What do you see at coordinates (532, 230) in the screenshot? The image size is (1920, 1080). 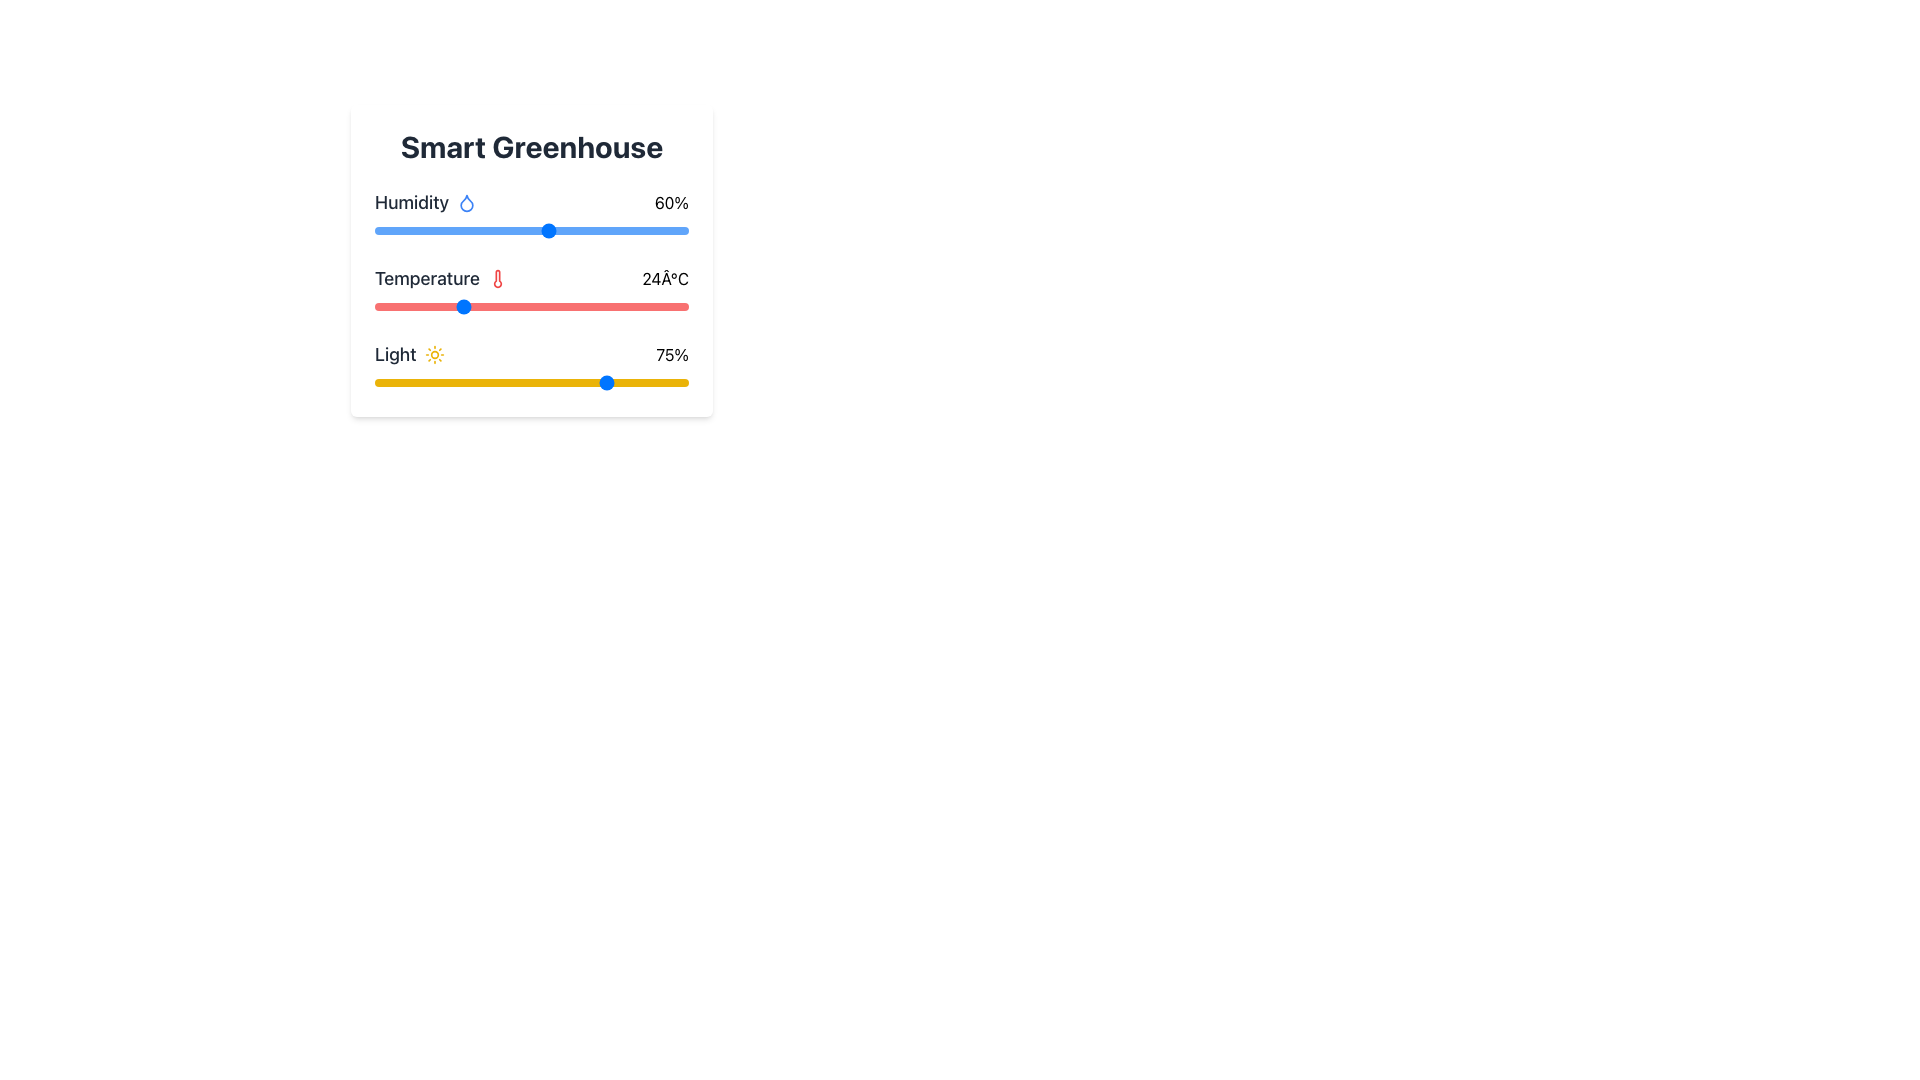 I see `the horizontal slider located in the 'Humidity 60%' section to set the humidity level` at bounding box center [532, 230].